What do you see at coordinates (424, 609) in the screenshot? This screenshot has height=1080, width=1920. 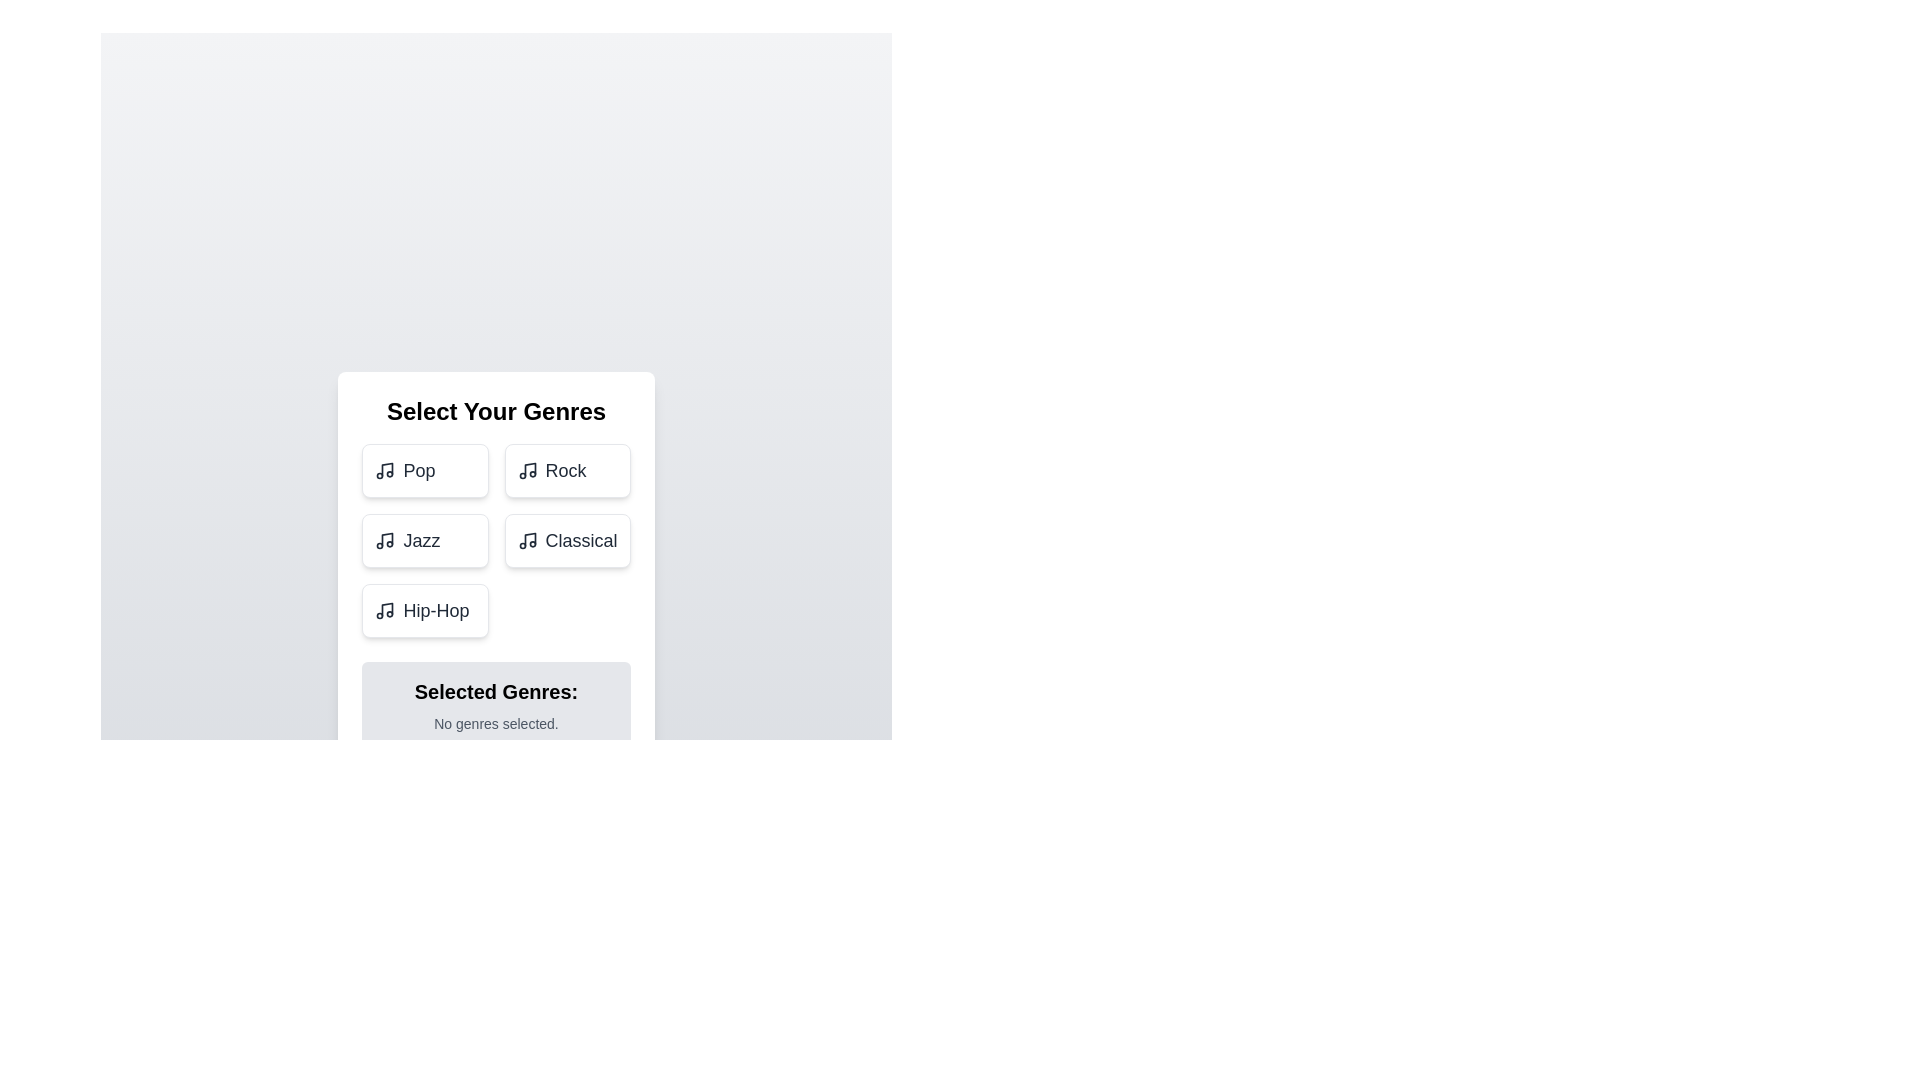 I see `the genre Hip-Hop` at bounding box center [424, 609].